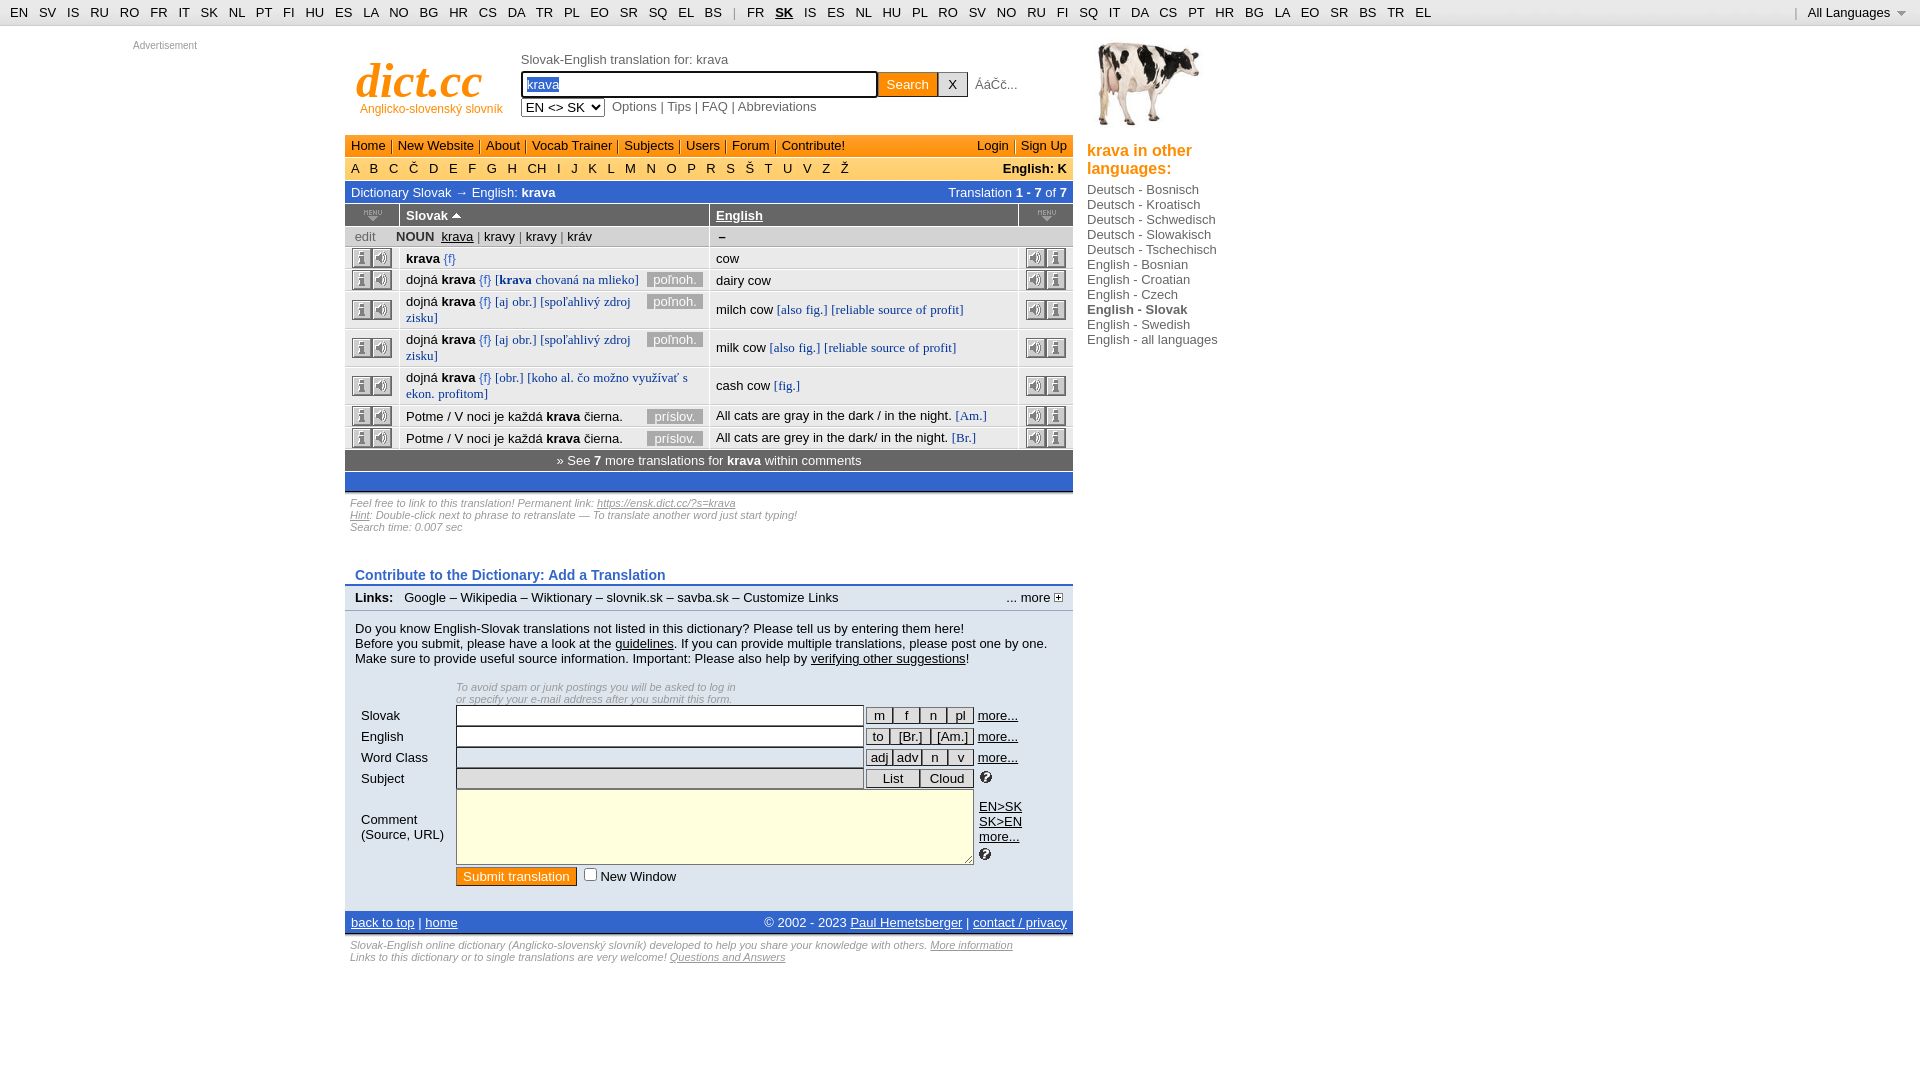 The height and width of the screenshot is (1080, 1920). What do you see at coordinates (998, 714) in the screenshot?
I see `'more...'` at bounding box center [998, 714].